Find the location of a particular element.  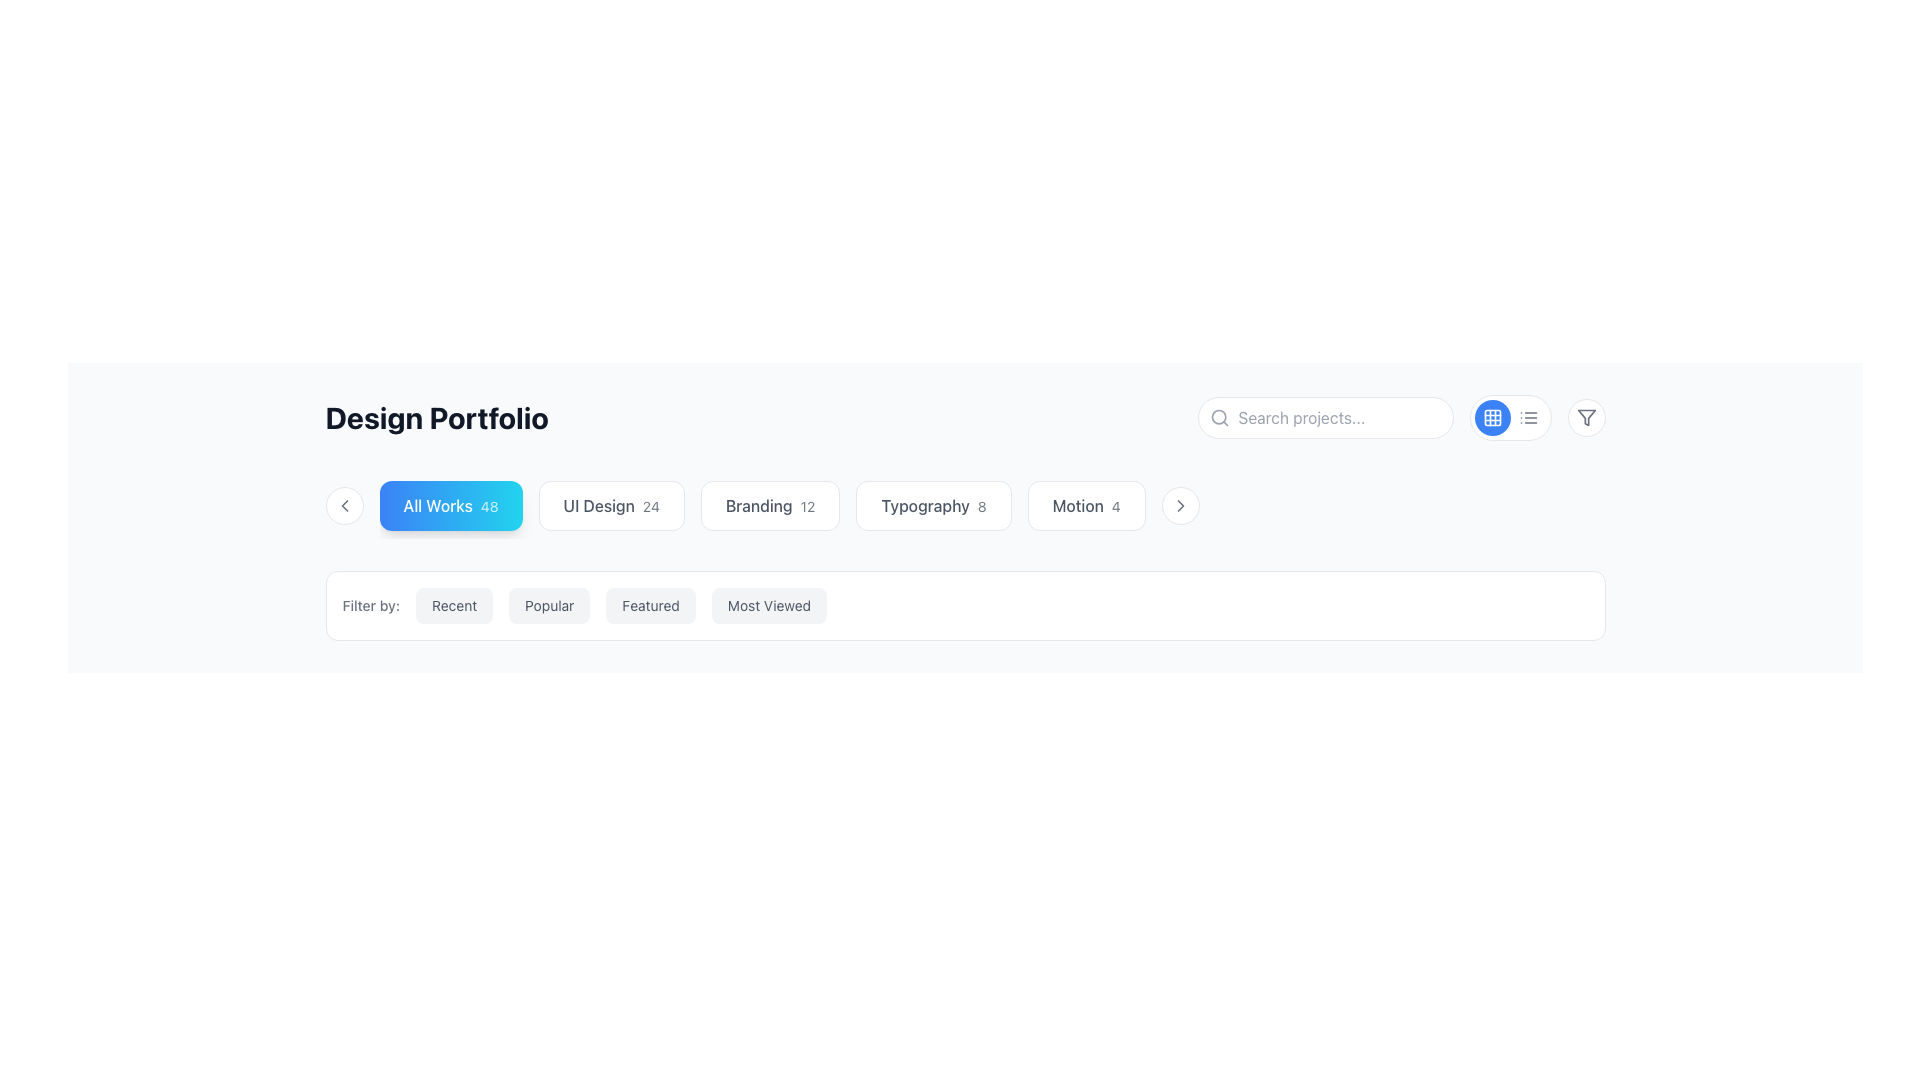

the 'Typography' button, which is a rectangular button with a white background and rounded corners, positioned between 'Branding 12' and 'Motion 4' is located at coordinates (932, 504).